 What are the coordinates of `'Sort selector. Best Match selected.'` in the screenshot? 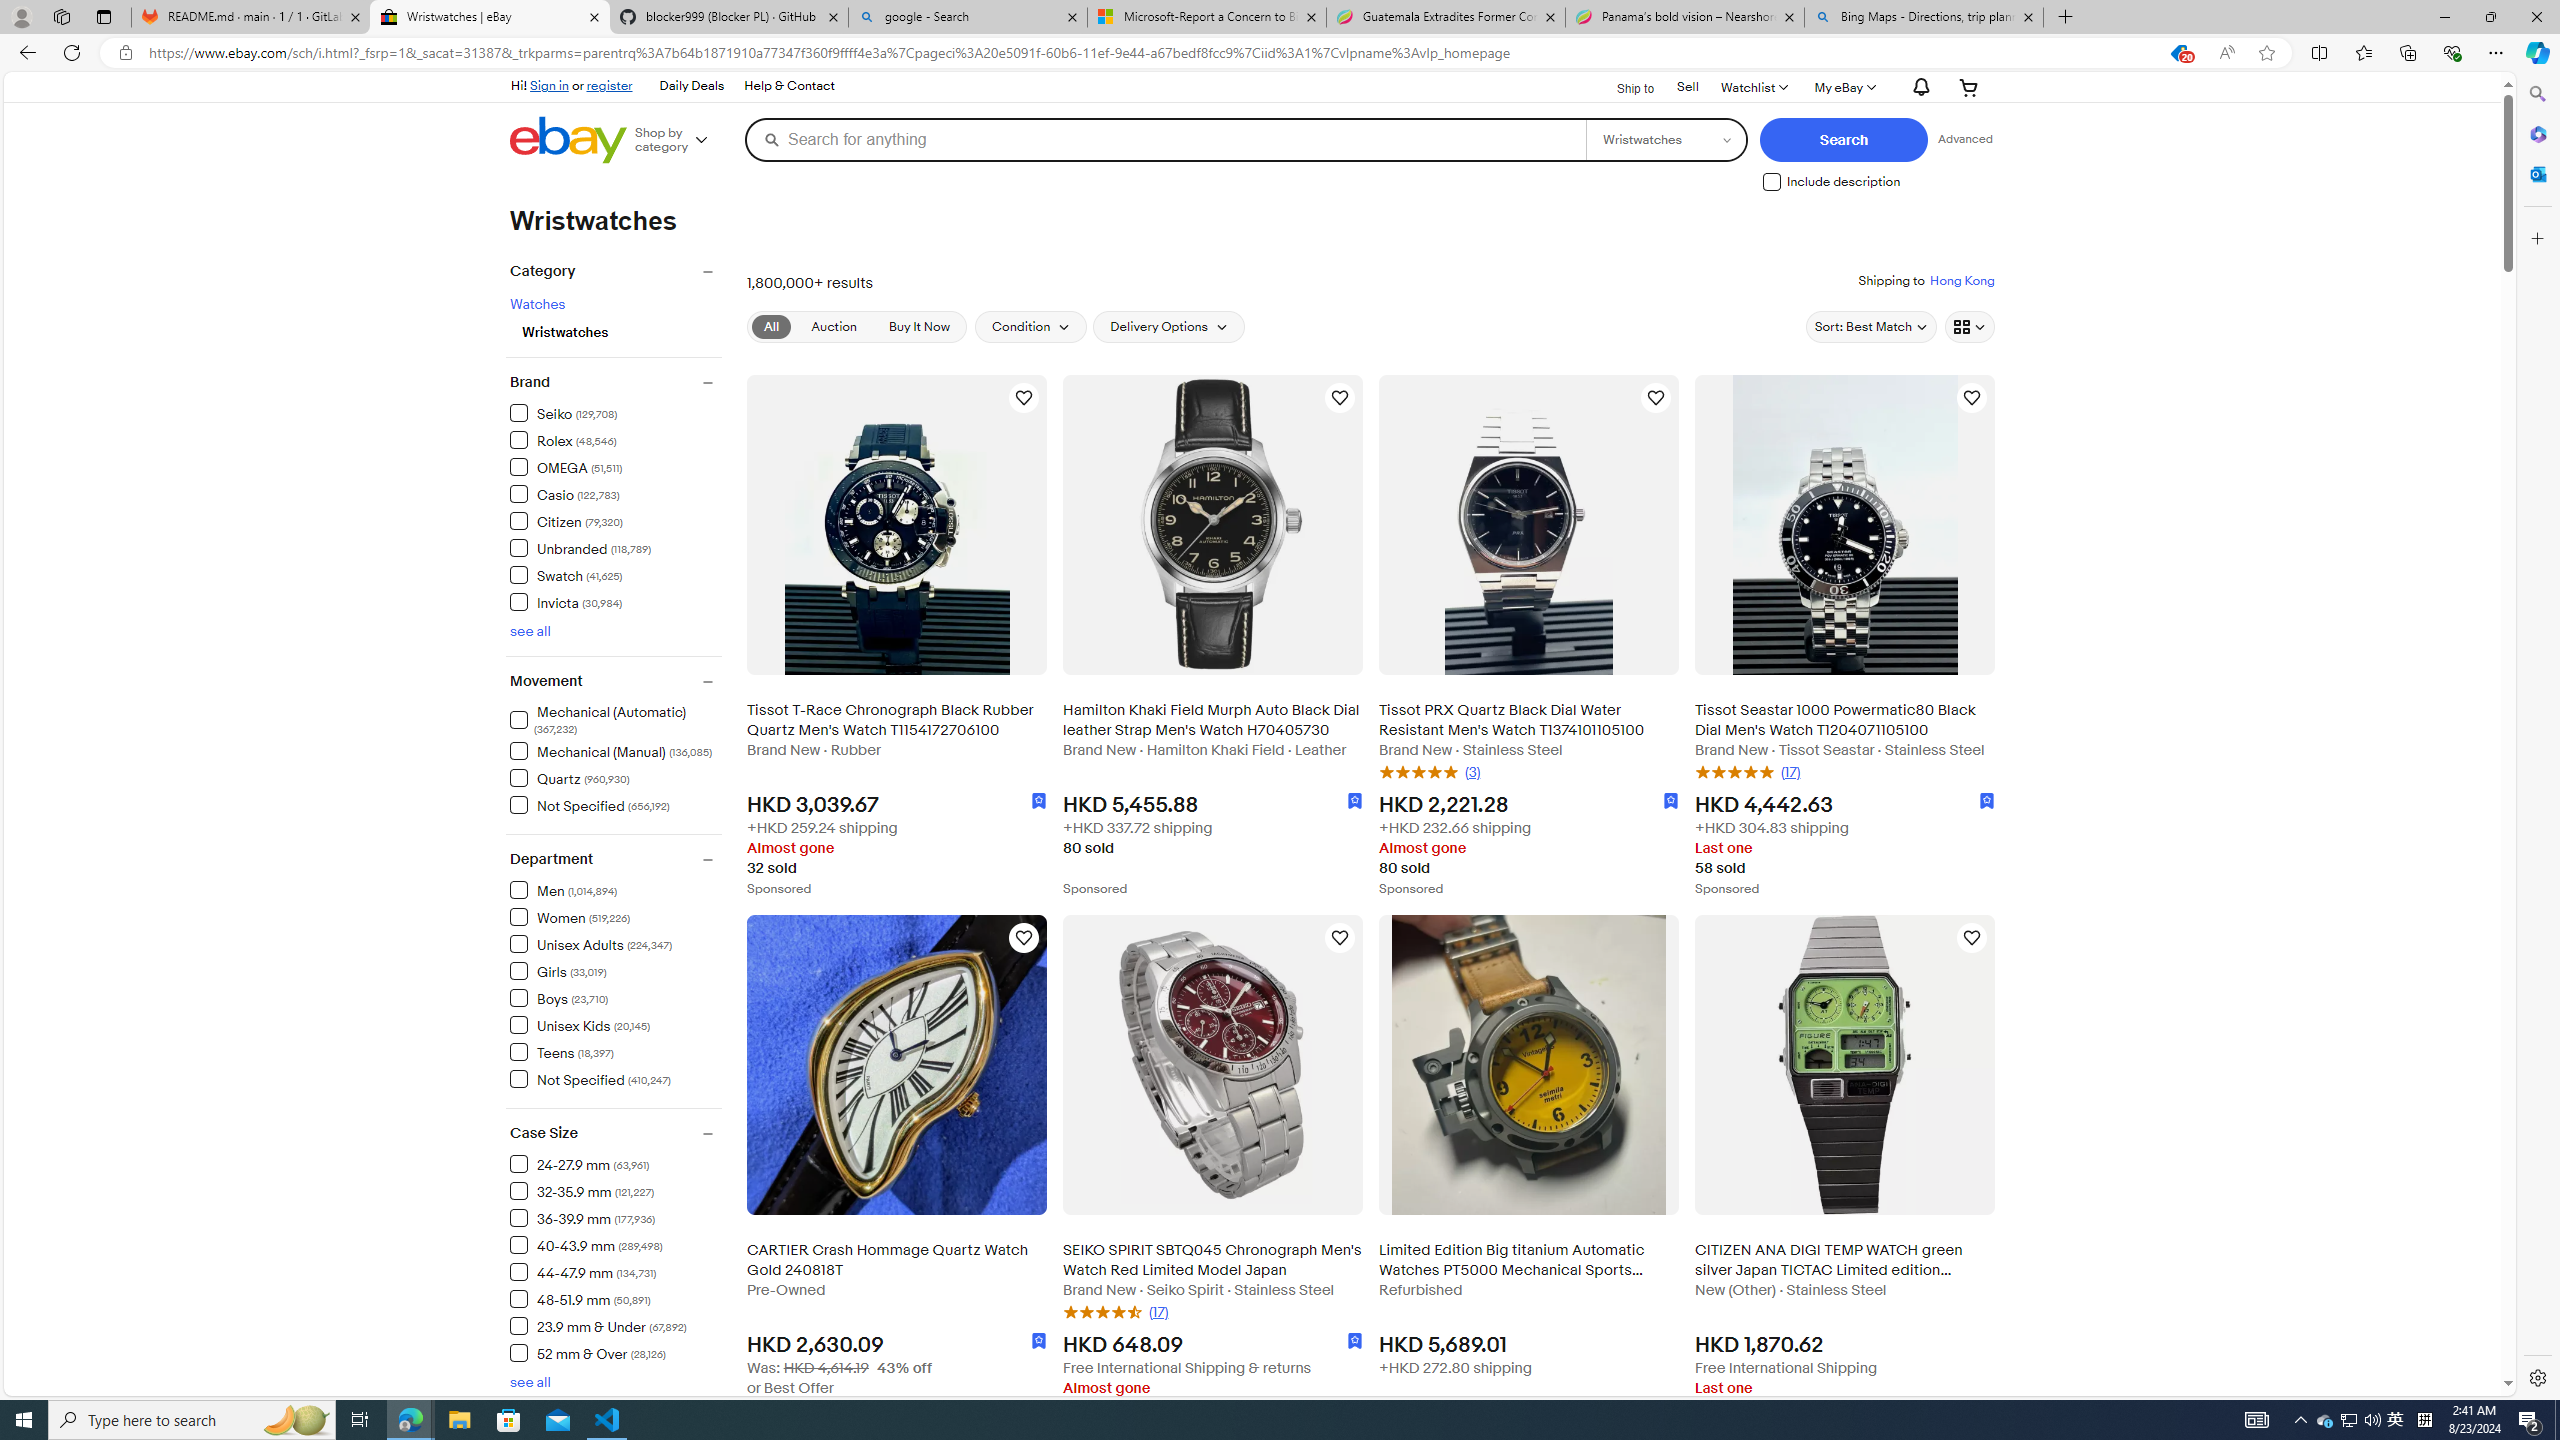 It's located at (1871, 325).